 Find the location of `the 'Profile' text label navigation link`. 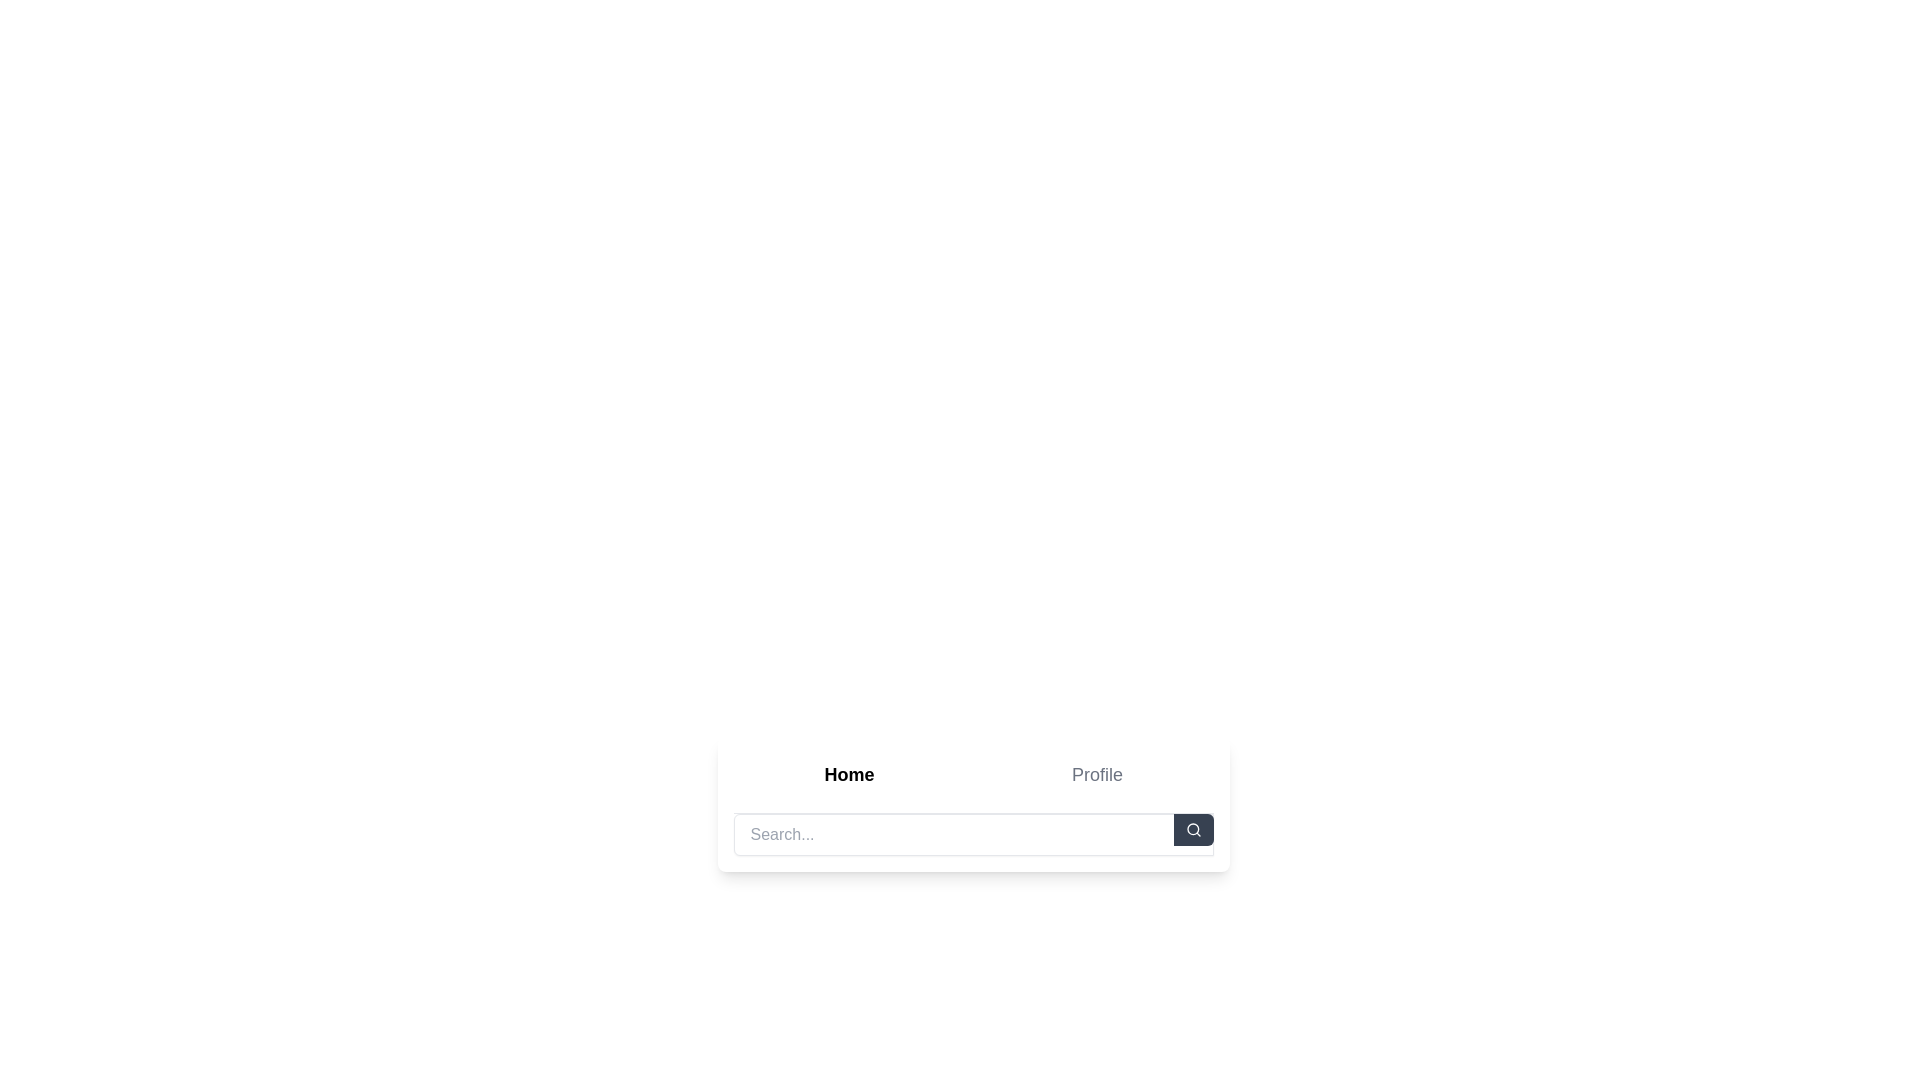

the 'Profile' text label navigation link is located at coordinates (1096, 774).